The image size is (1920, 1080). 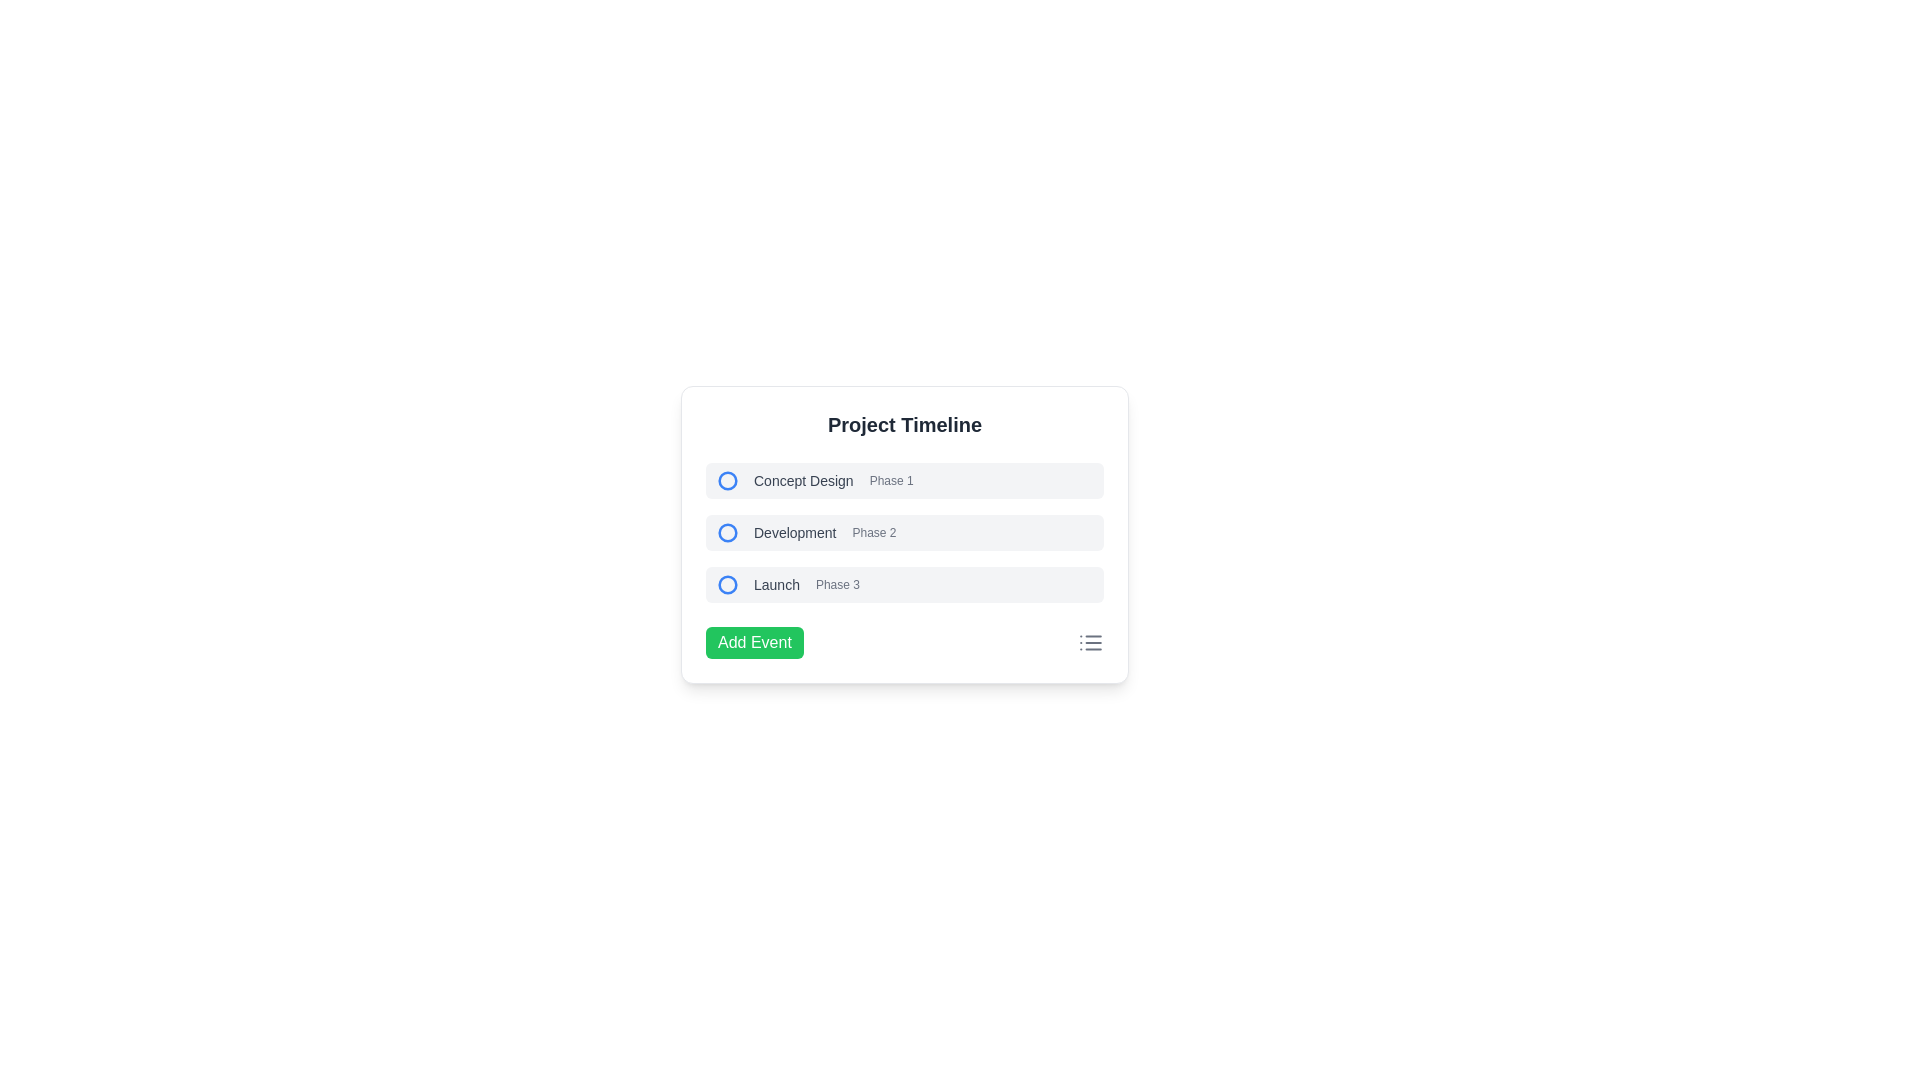 I want to click on text 'Development' from the text label located to the right of the blue circle icon and to the left of 'Phase 2' in the second item of the vertically stacked list, so click(x=794, y=531).